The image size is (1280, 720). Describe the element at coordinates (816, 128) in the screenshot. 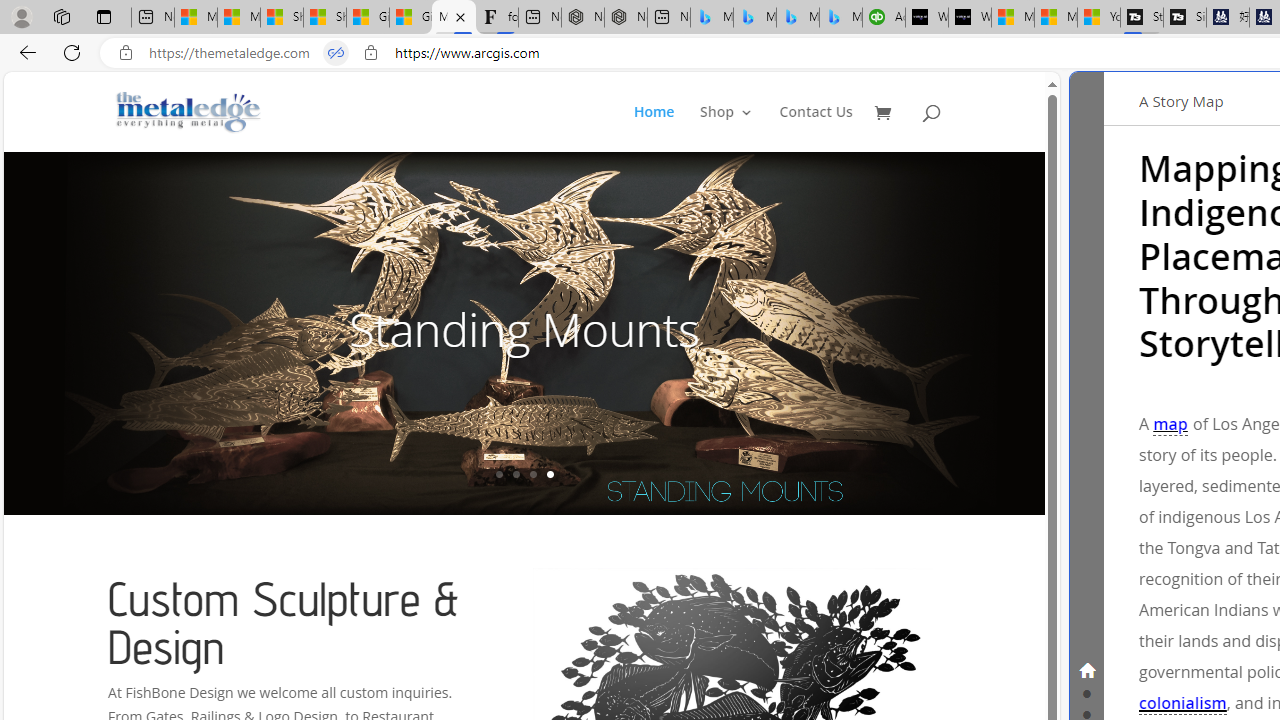

I see `'Contact Us'` at that location.